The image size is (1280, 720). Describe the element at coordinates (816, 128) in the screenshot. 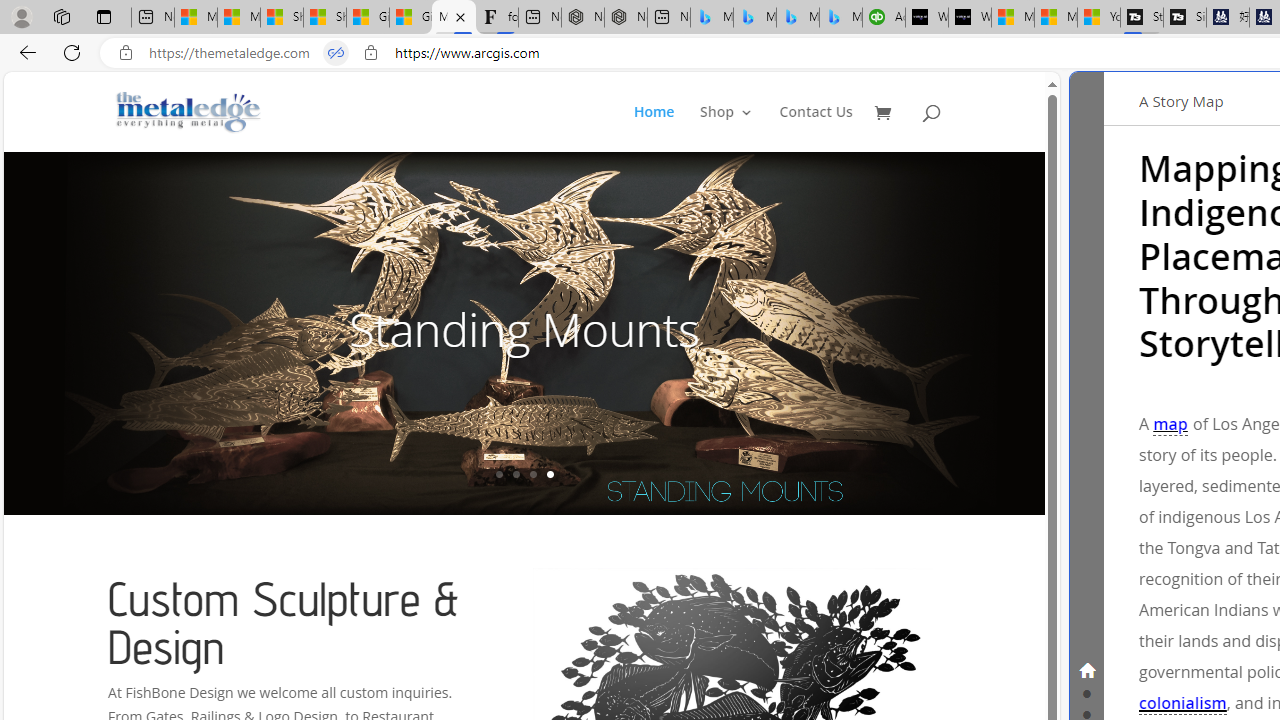

I see `'Contact Us'` at that location.